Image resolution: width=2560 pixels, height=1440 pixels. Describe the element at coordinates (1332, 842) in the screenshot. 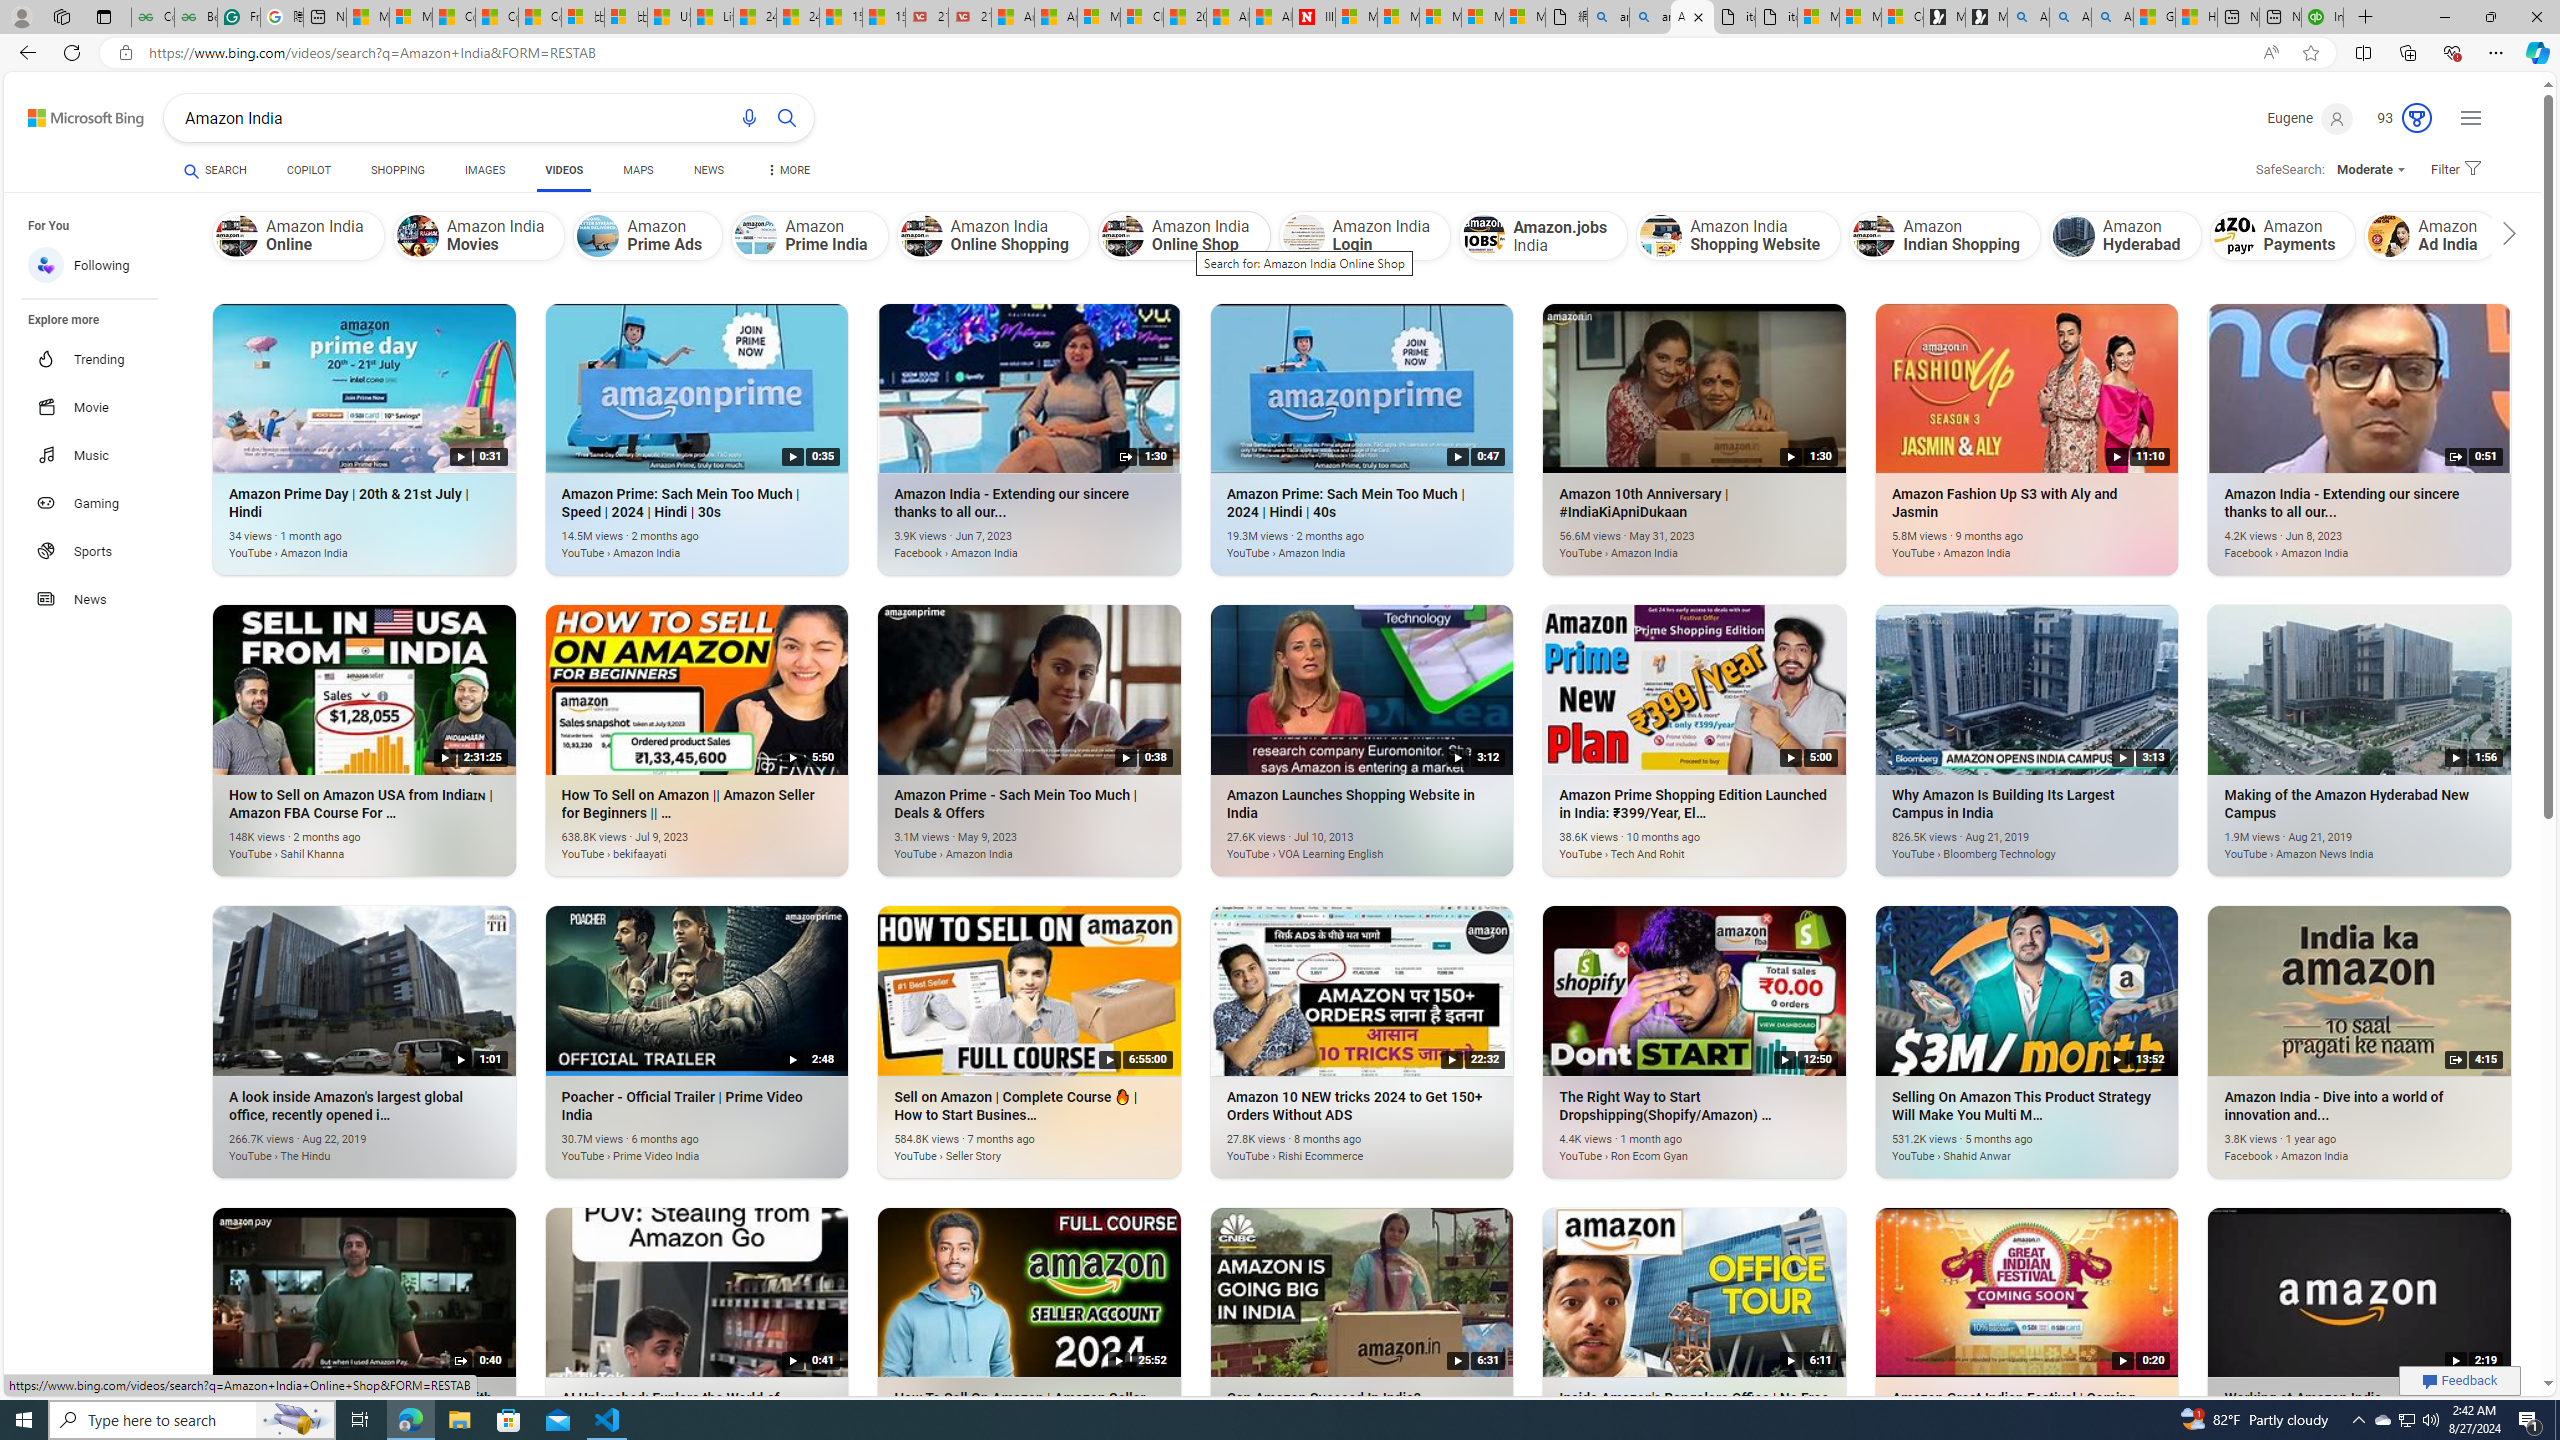

I see `'Amazon Launches Shopping Website in India'` at that location.